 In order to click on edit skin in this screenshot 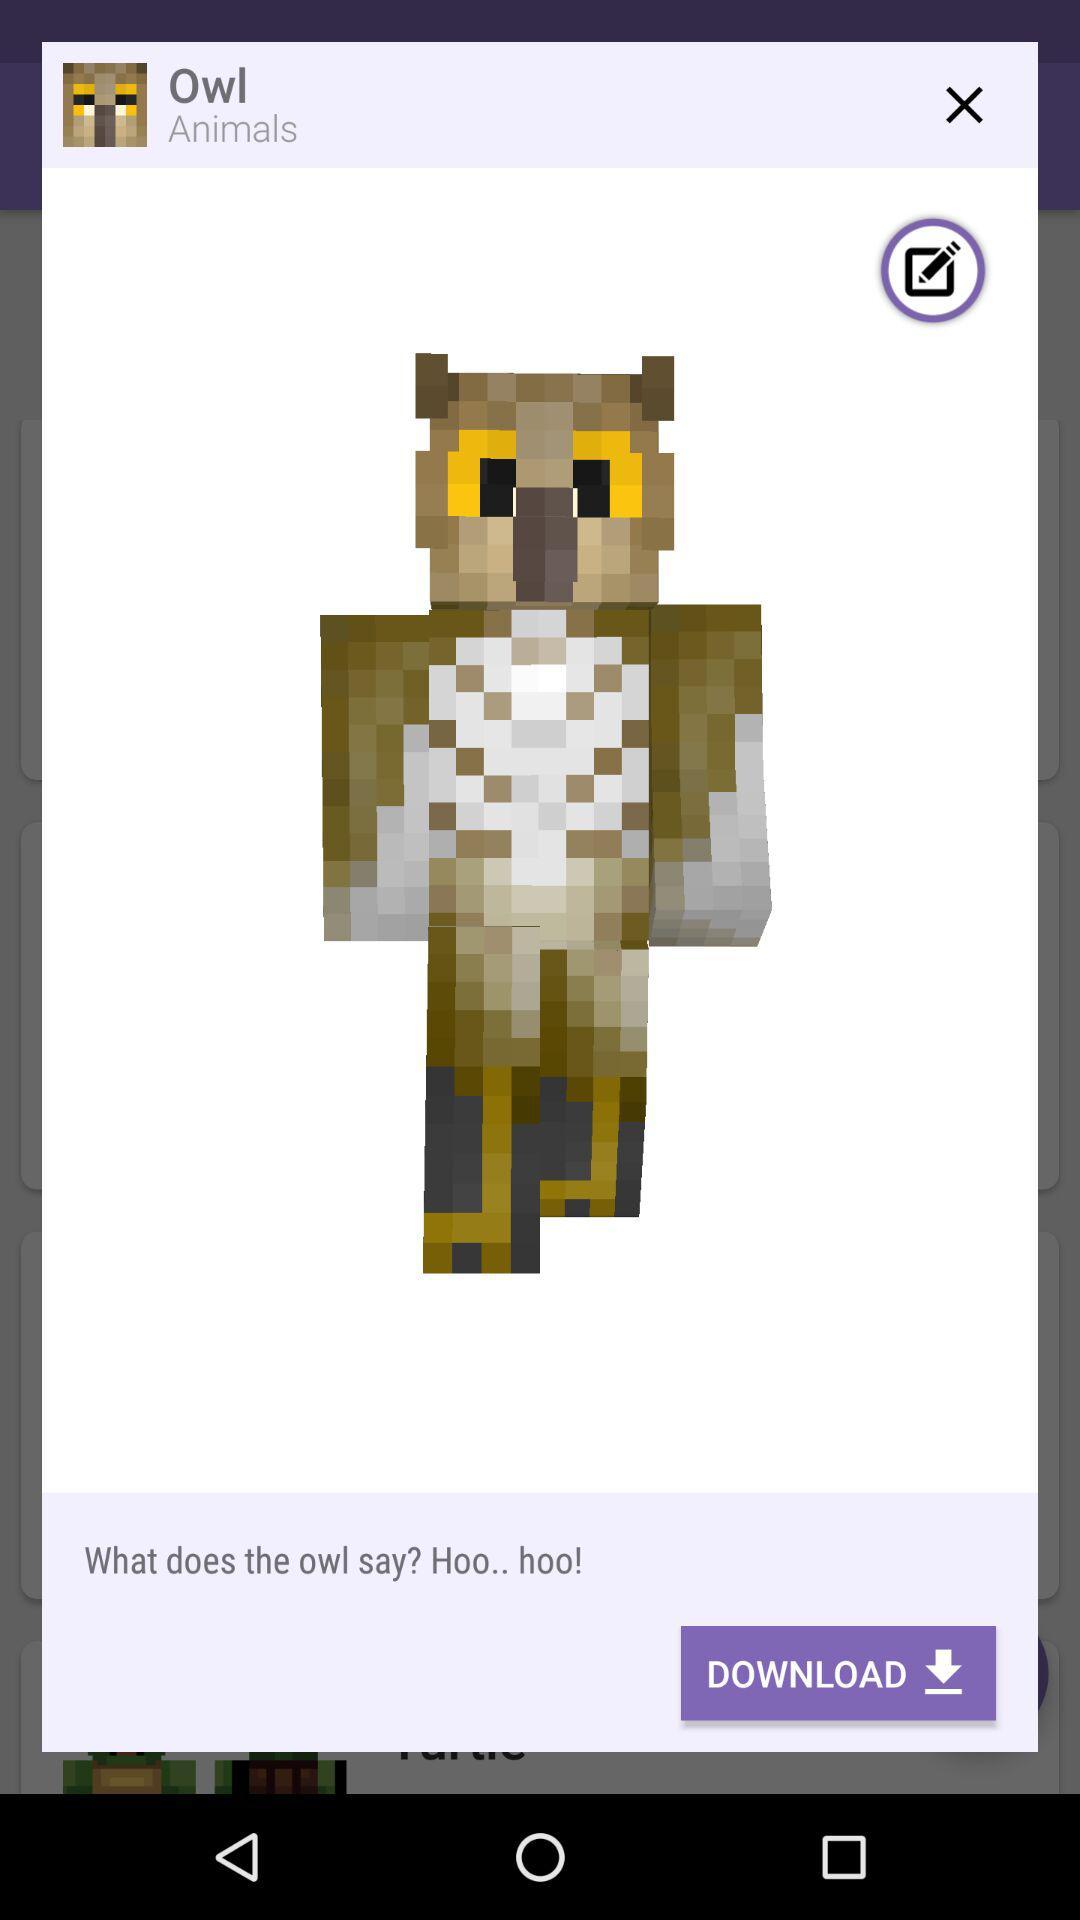, I will do `click(933, 272)`.